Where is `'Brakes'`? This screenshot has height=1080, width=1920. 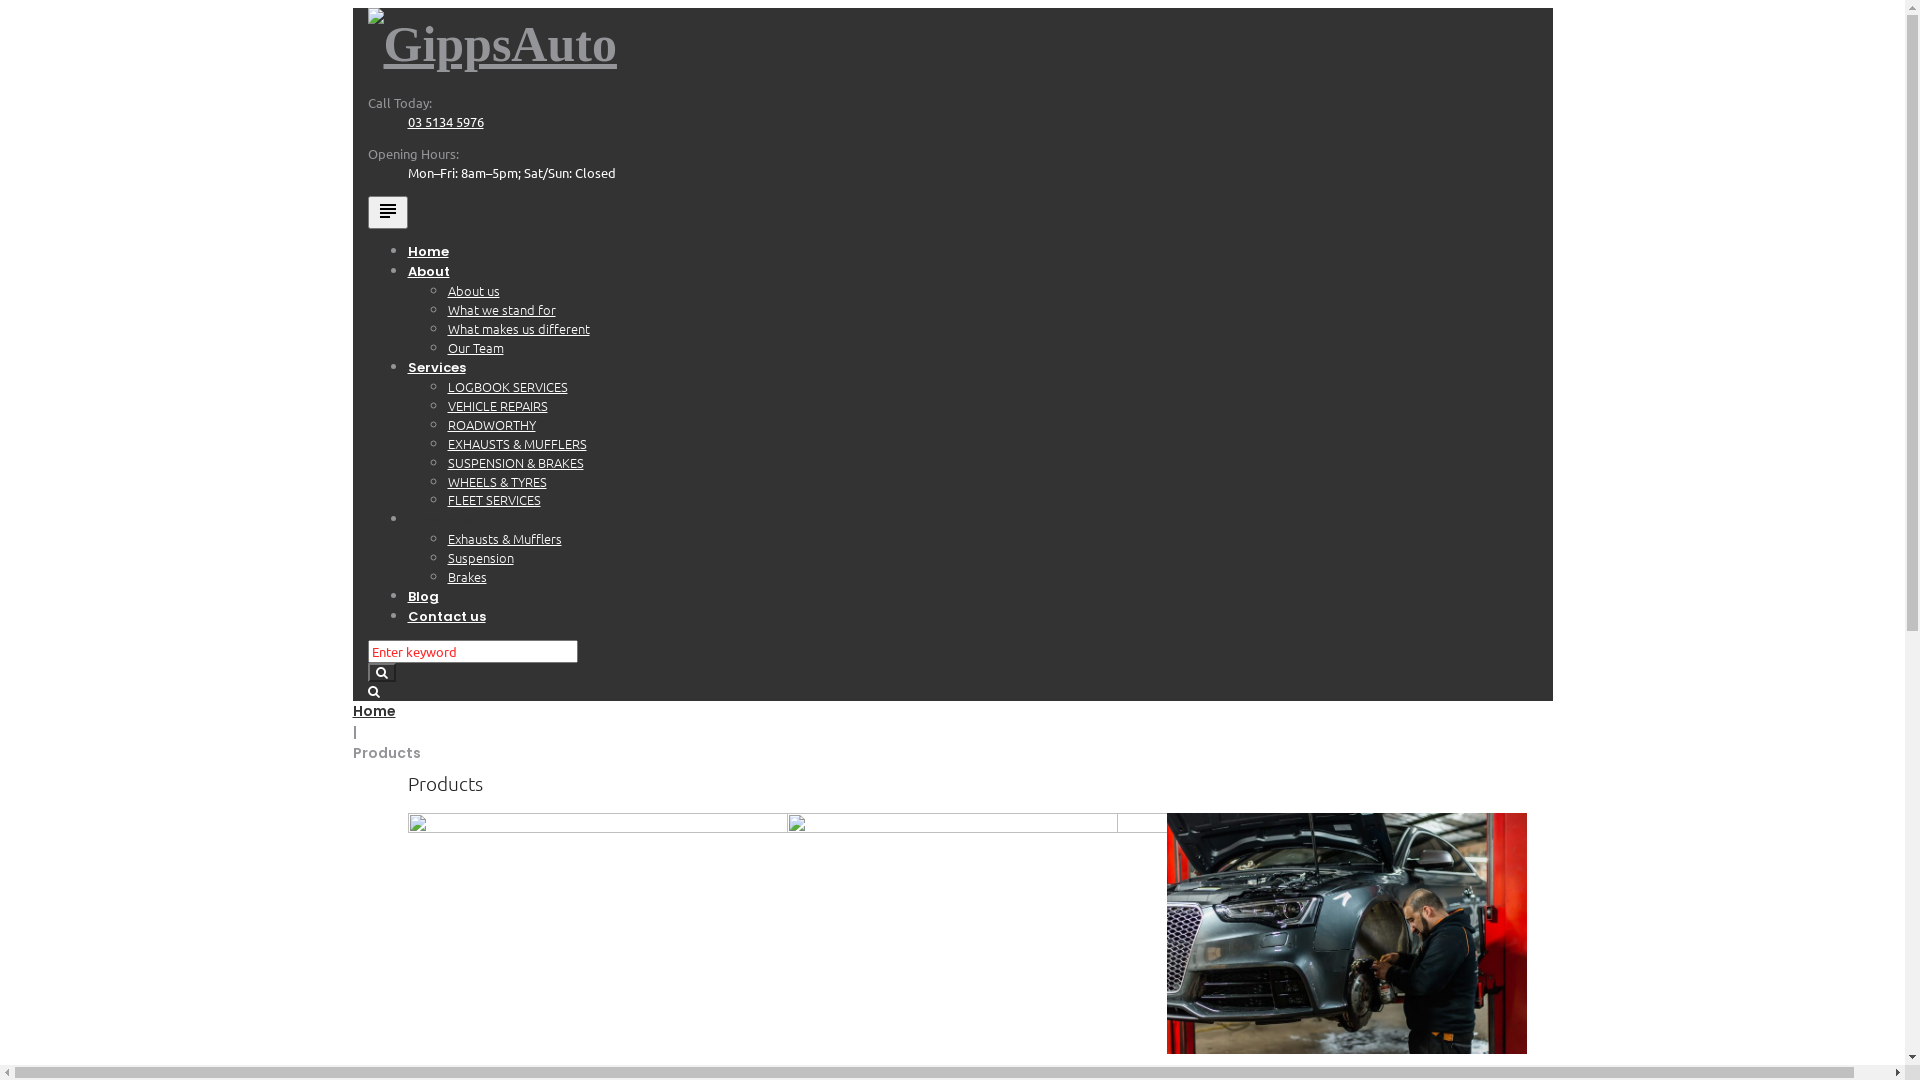 'Brakes' is located at coordinates (446, 576).